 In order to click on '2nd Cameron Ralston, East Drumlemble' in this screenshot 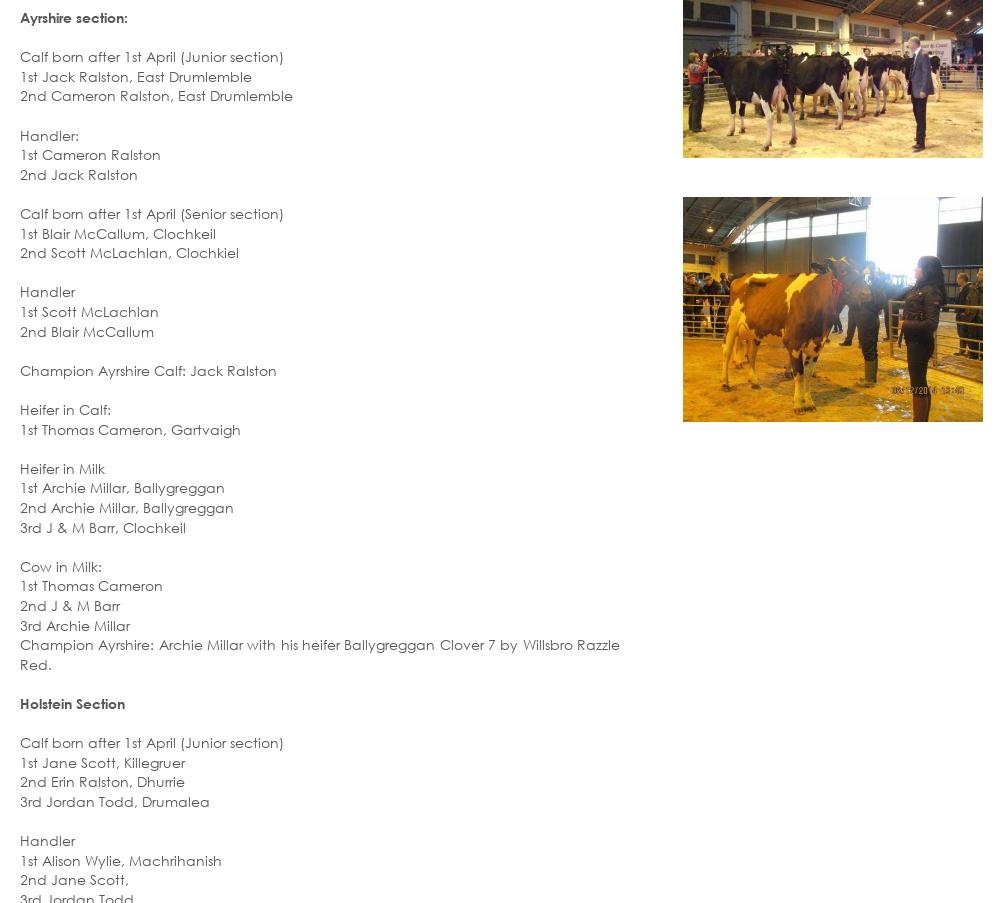, I will do `click(156, 95)`.